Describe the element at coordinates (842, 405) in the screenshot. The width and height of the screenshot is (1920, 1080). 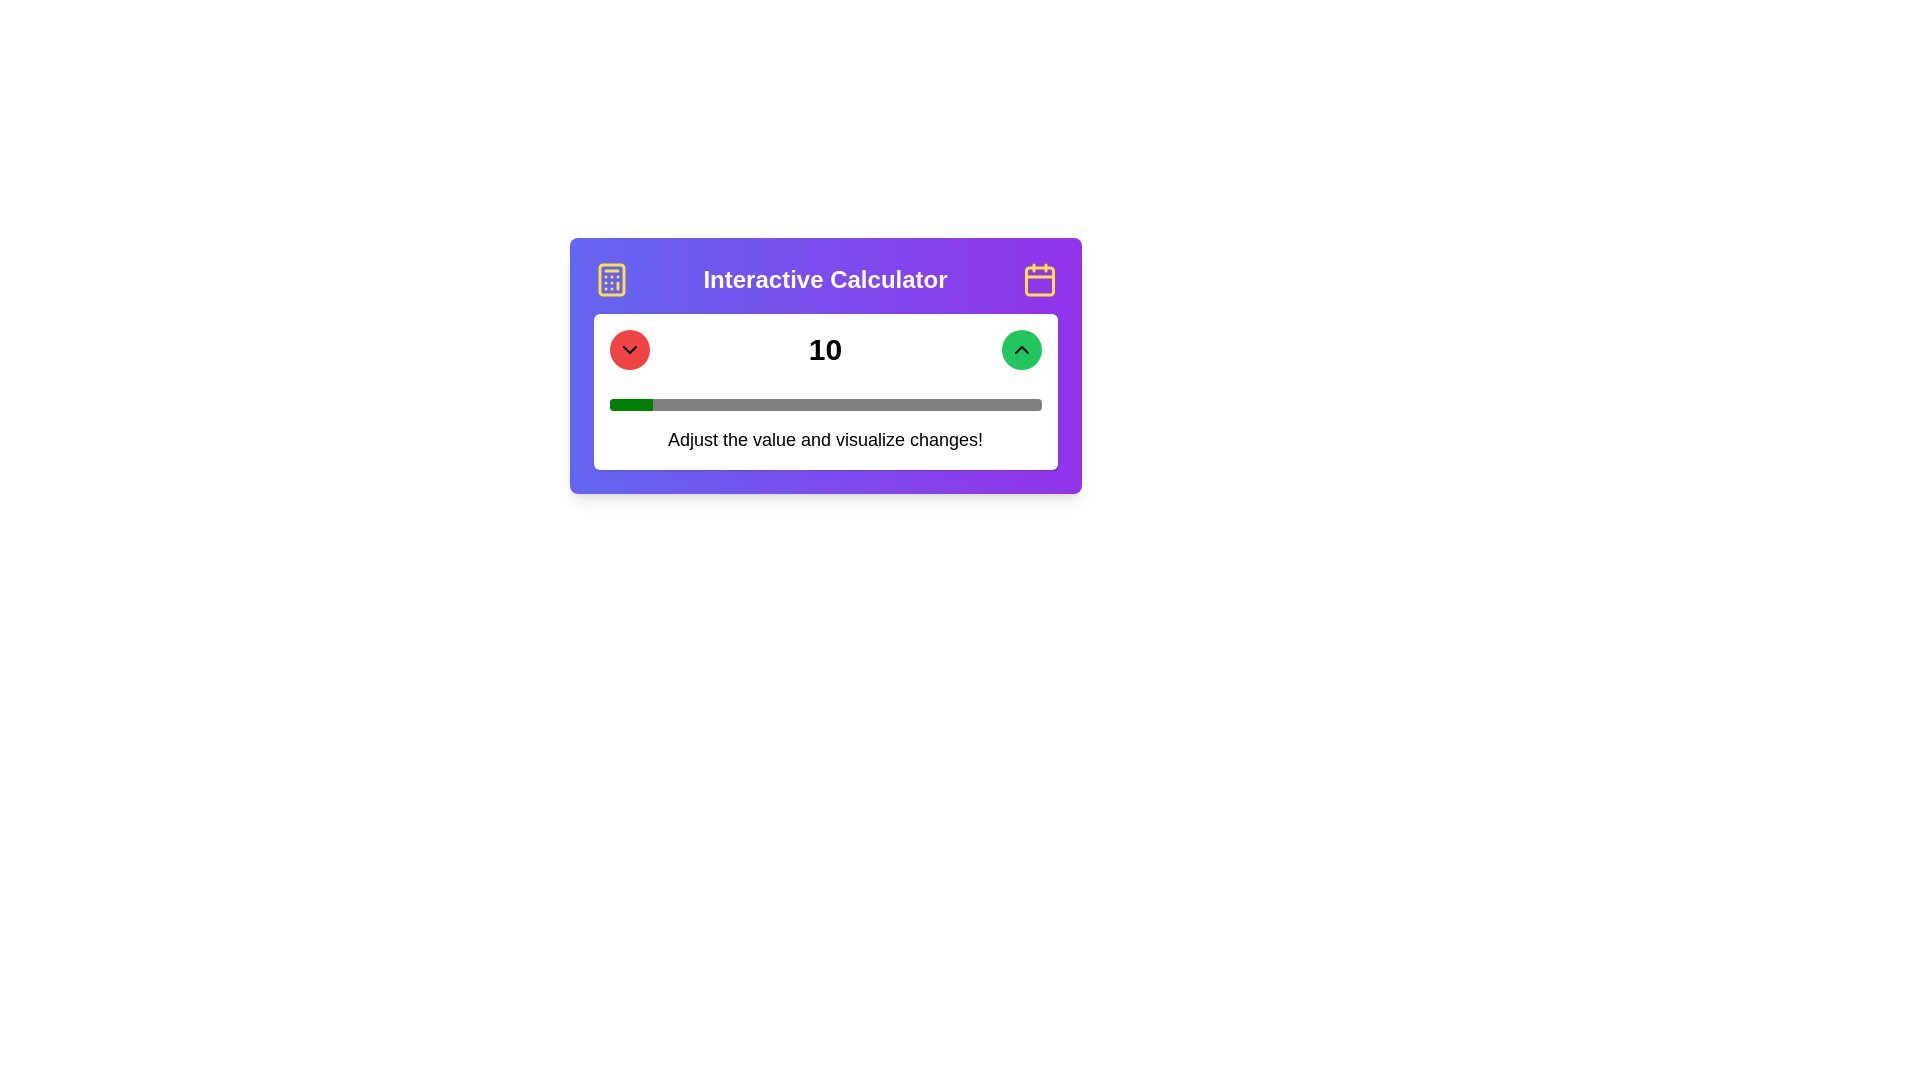
I see `the slider value` at that location.